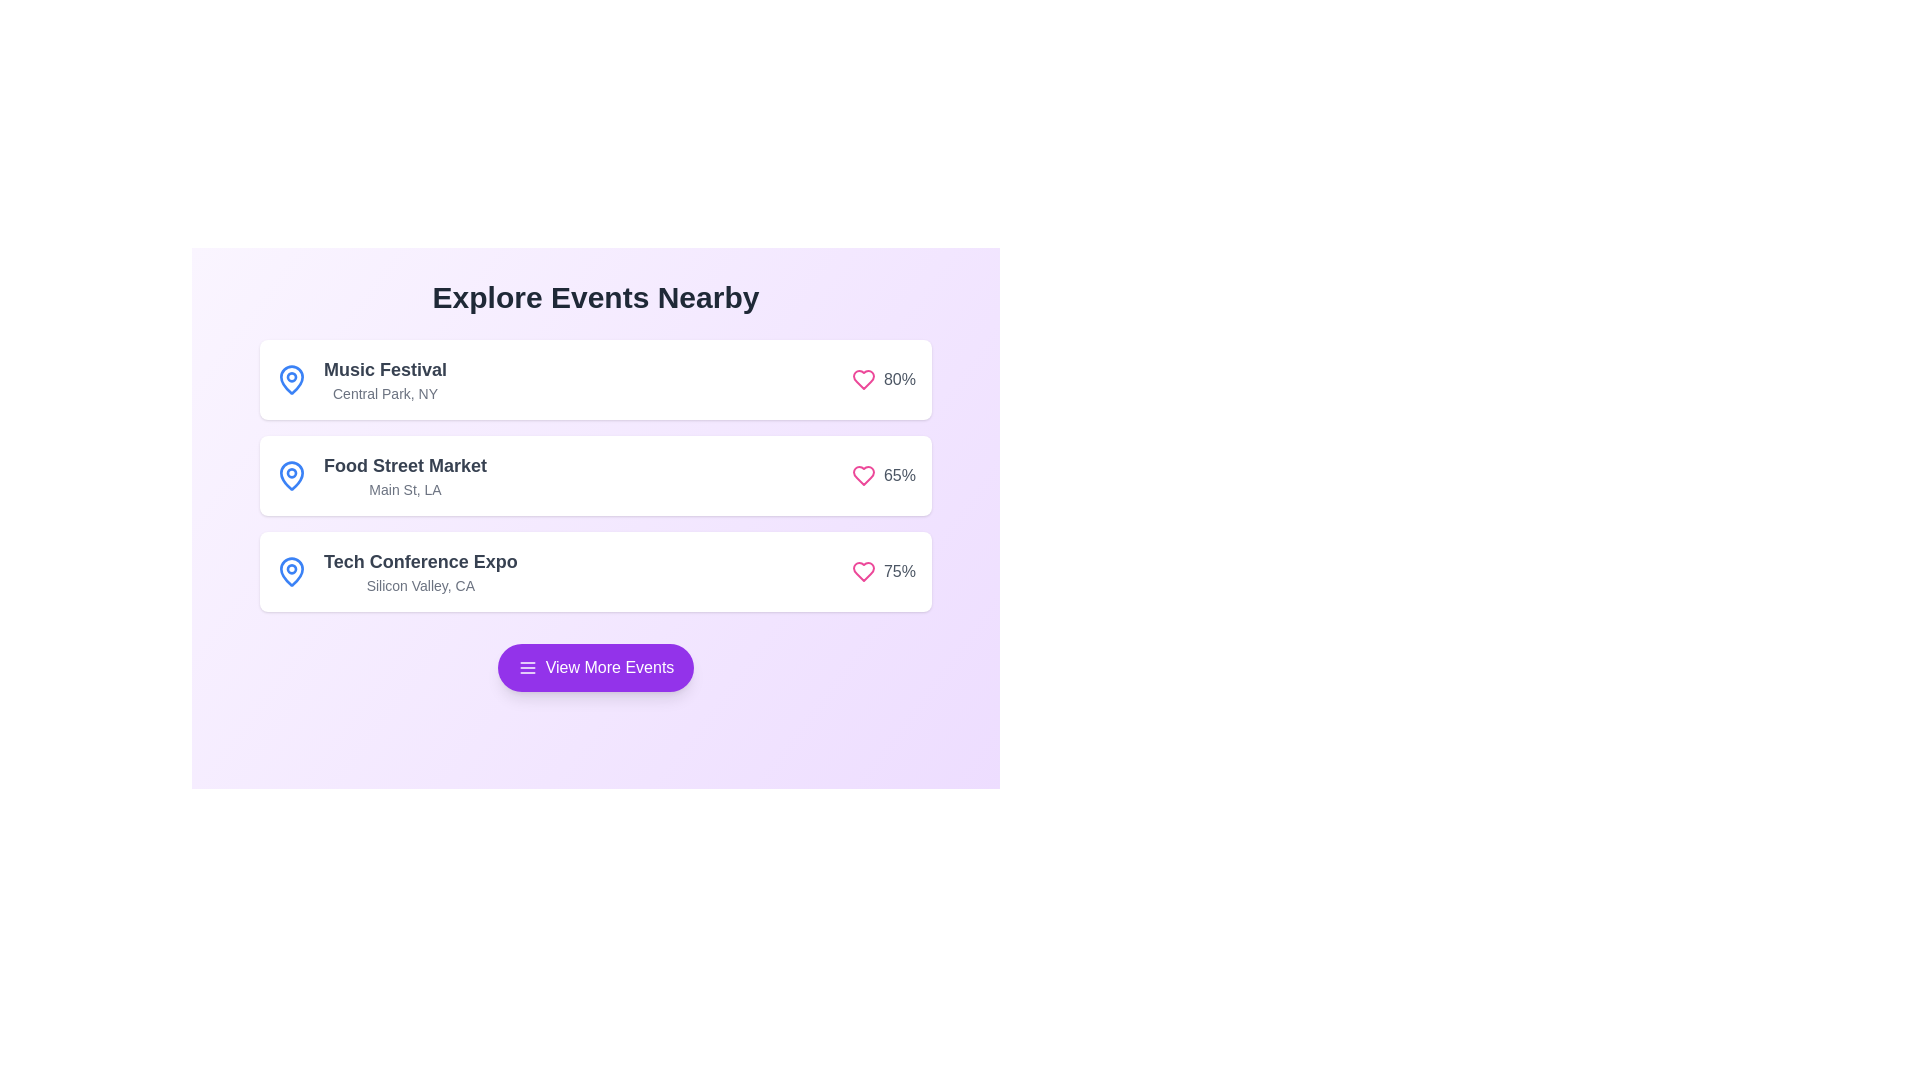 The width and height of the screenshot is (1920, 1080). What do you see at coordinates (404, 475) in the screenshot?
I see `the information display element that shows event details for 'Food Street Market' located at 'Main St, LA'` at bounding box center [404, 475].